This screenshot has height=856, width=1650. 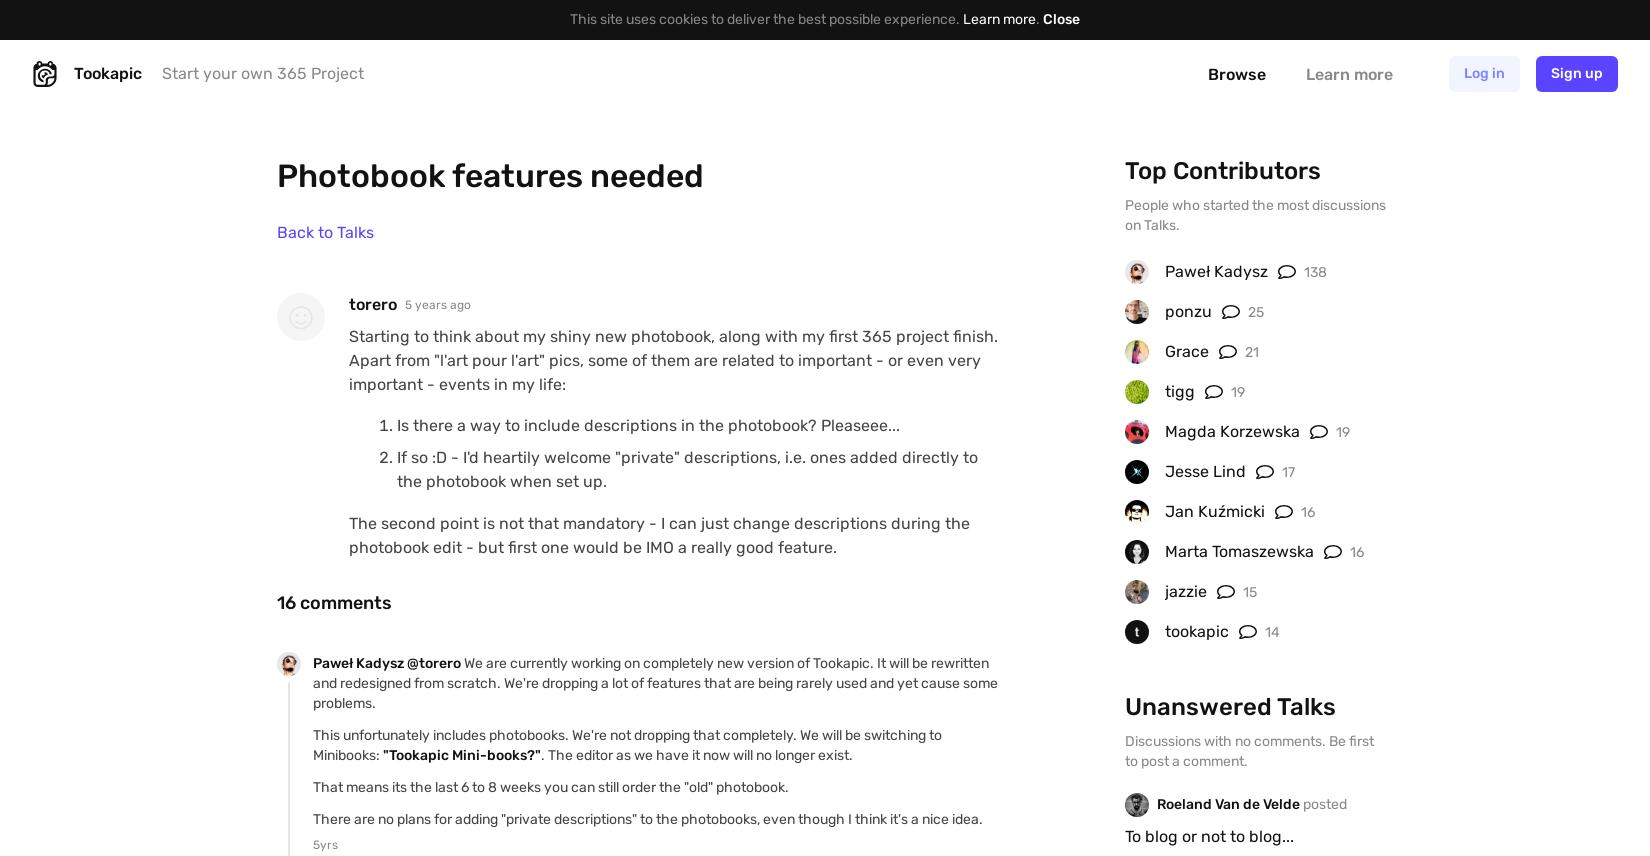 What do you see at coordinates (1209, 834) in the screenshot?
I see `'To blog or not to blog...'` at bounding box center [1209, 834].